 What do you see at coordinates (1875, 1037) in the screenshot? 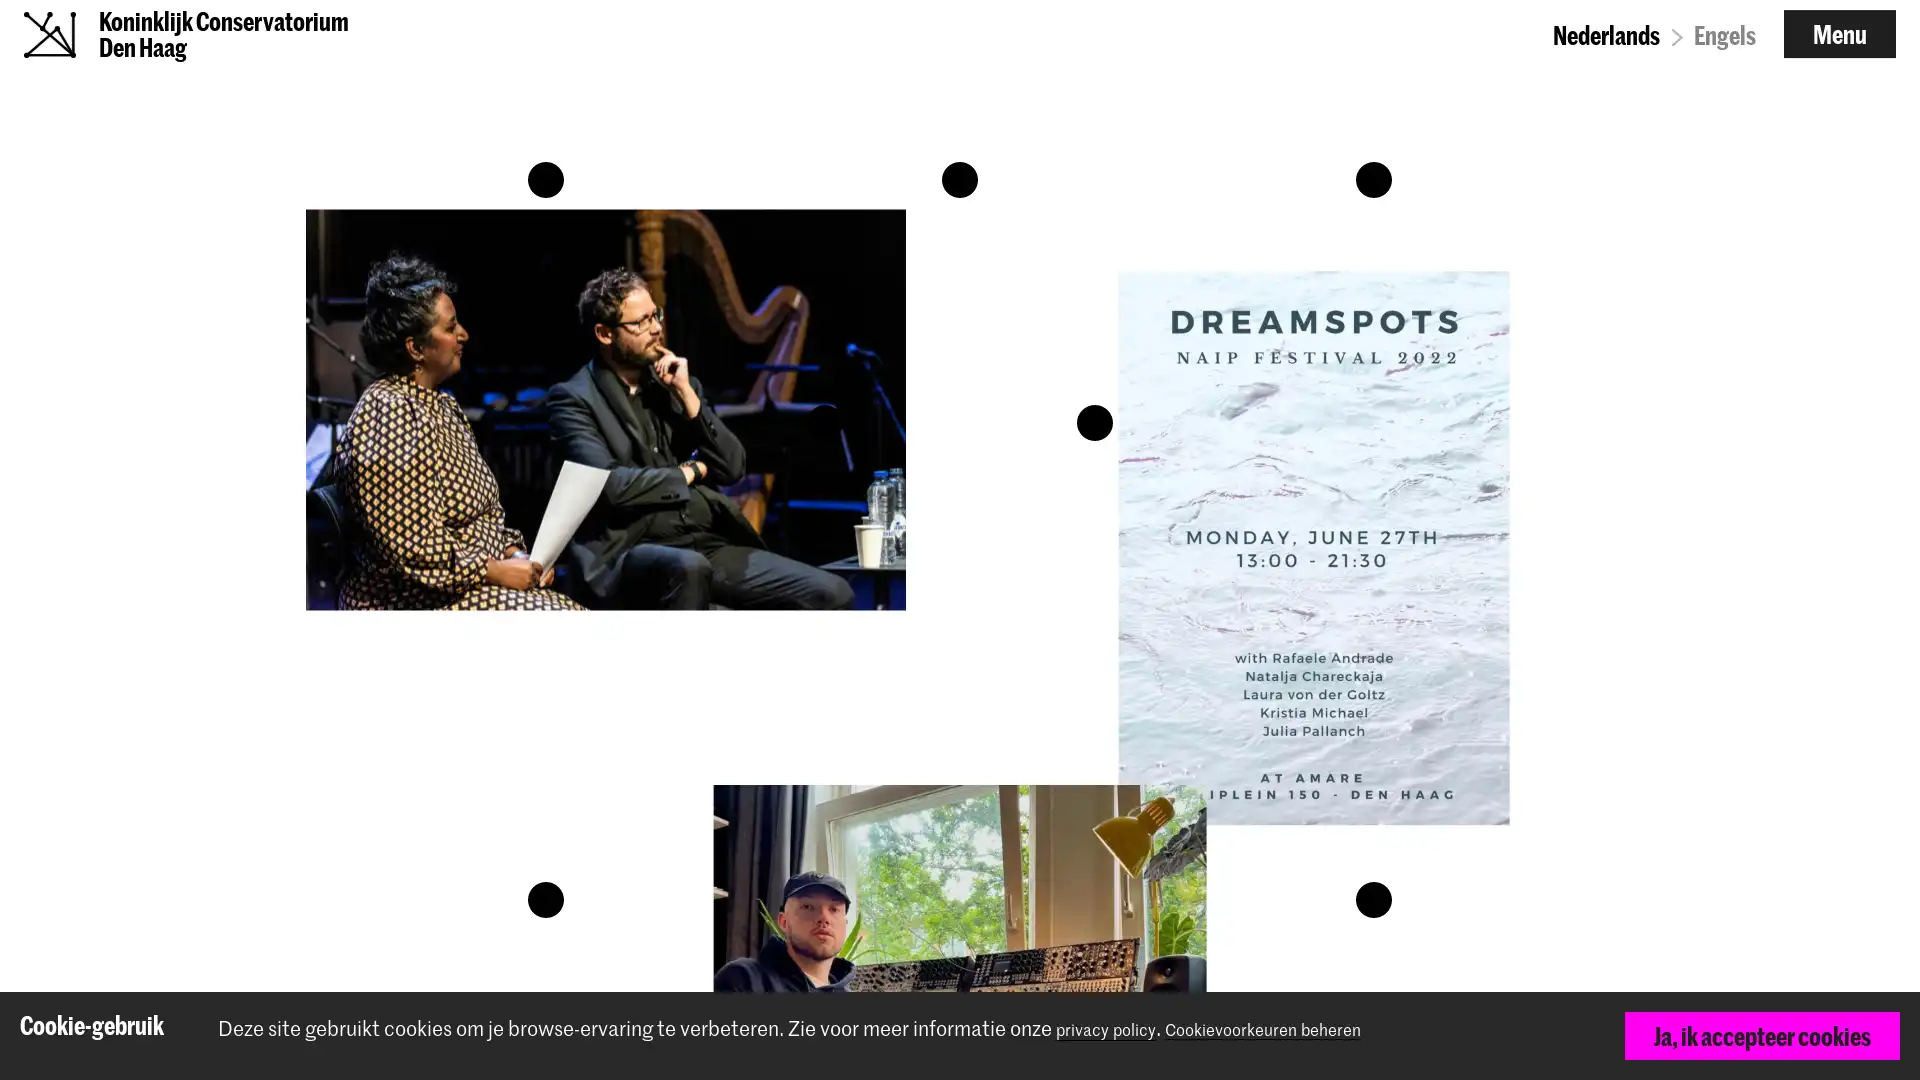
I see `Hide notifications` at bounding box center [1875, 1037].